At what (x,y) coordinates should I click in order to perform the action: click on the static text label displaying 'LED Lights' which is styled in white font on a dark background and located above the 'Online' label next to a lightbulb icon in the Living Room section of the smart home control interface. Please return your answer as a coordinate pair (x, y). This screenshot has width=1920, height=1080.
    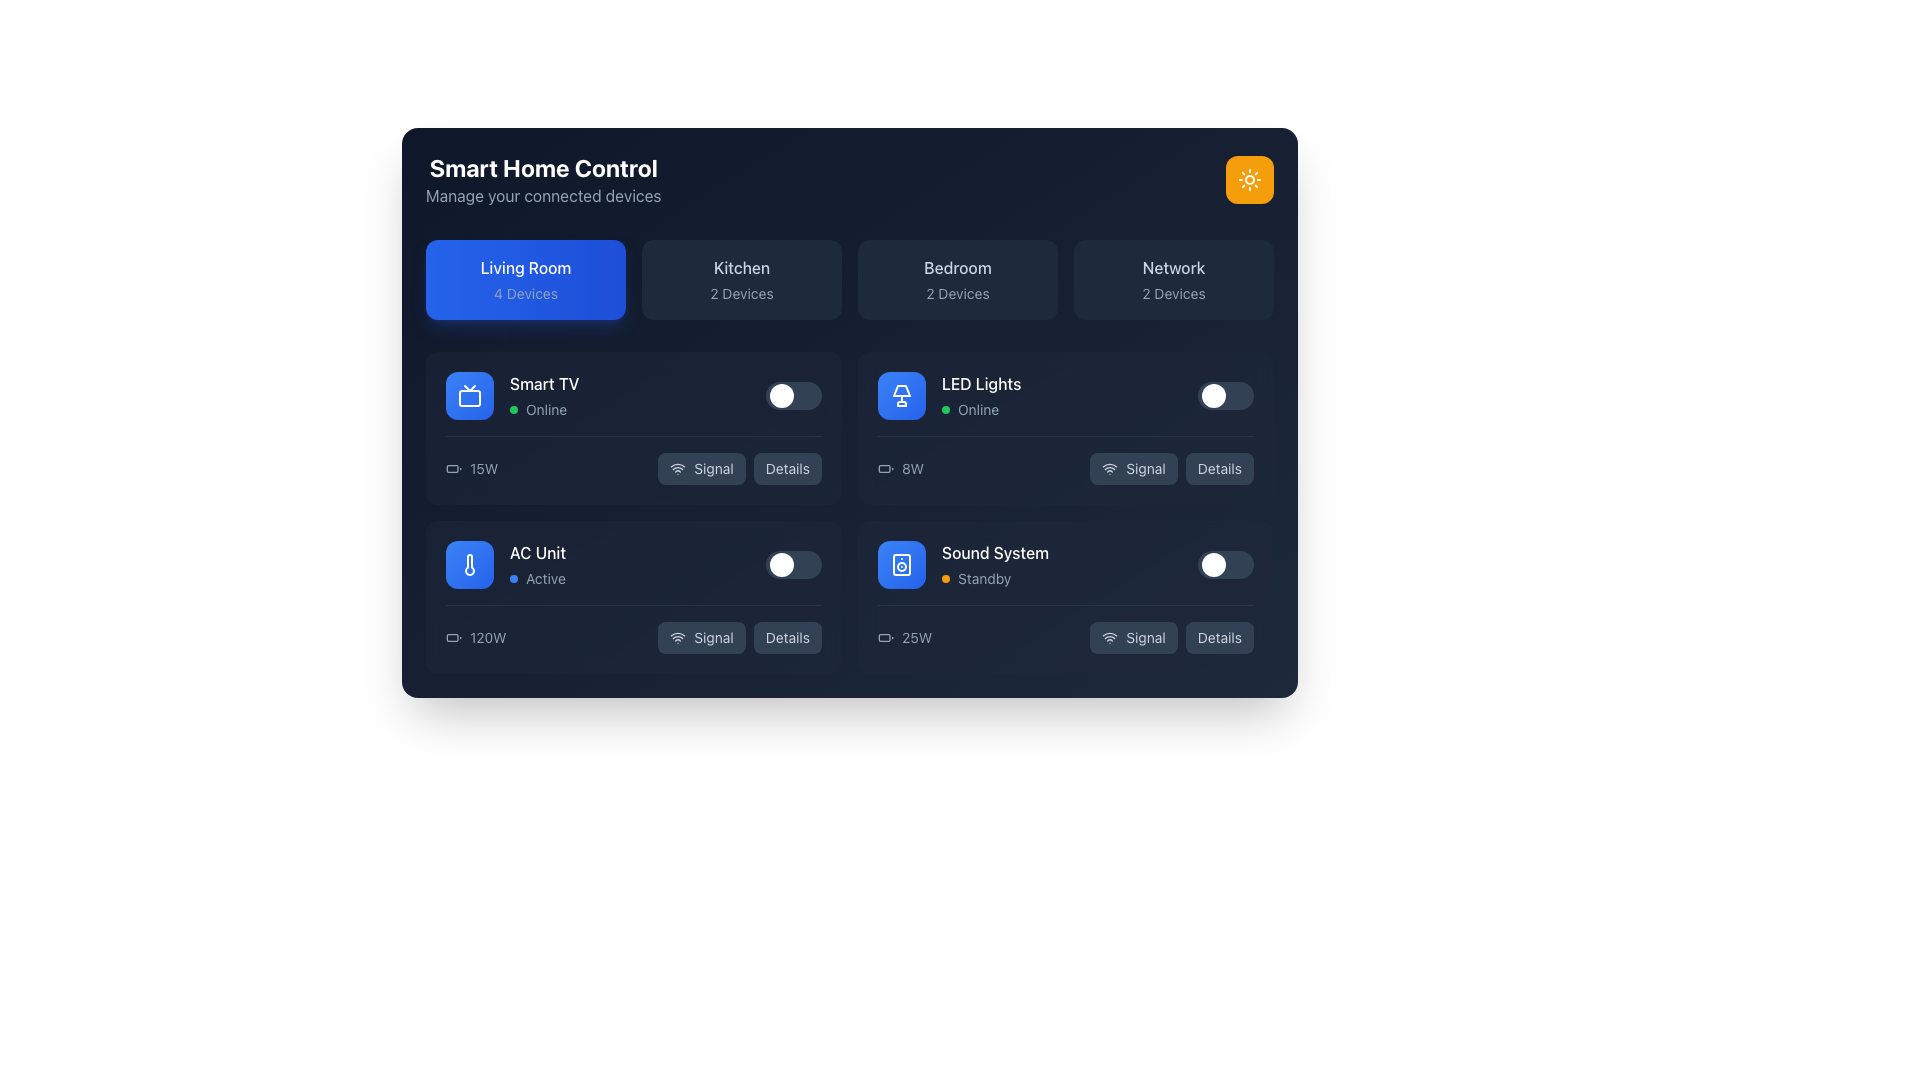
    Looking at the image, I should click on (981, 384).